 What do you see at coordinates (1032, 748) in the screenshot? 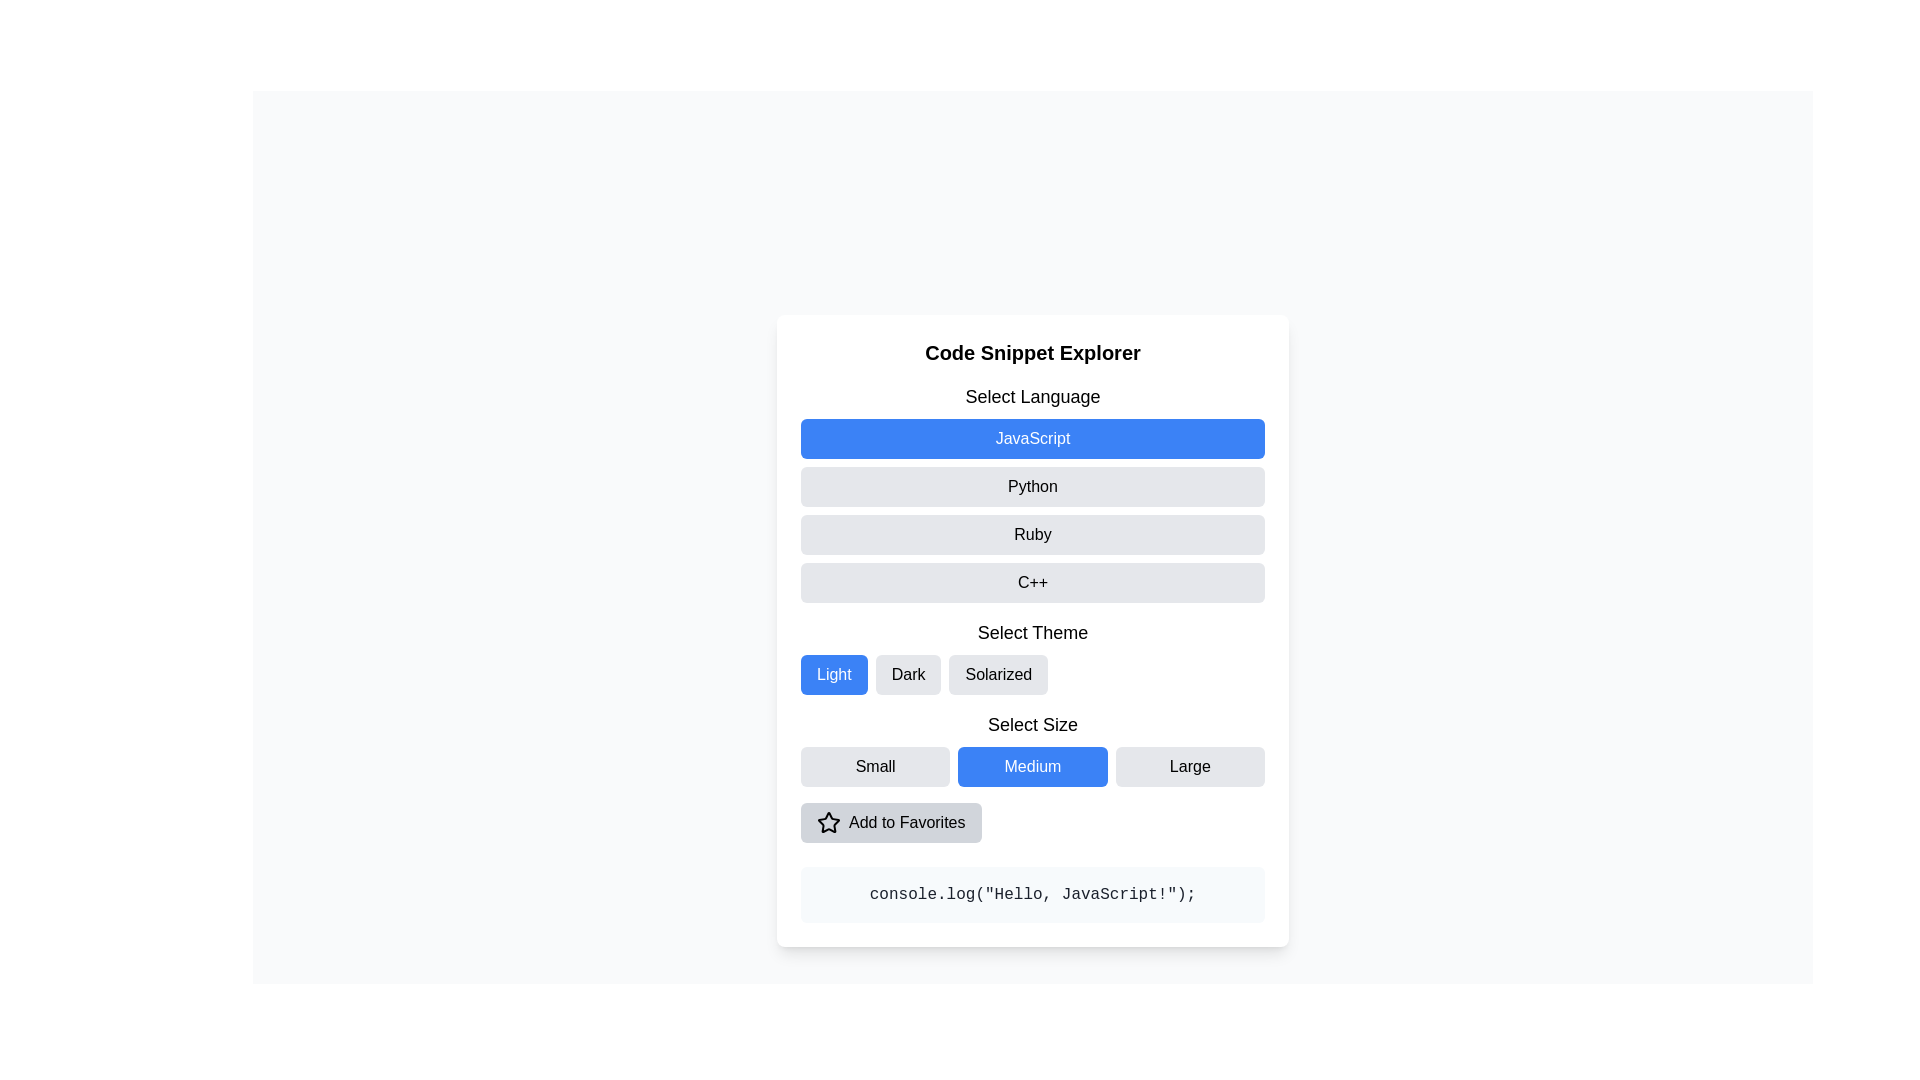
I see `the 'Medium' segmented button in the size selector group located in the 'Code Snippet Explorer' section` at bounding box center [1032, 748].